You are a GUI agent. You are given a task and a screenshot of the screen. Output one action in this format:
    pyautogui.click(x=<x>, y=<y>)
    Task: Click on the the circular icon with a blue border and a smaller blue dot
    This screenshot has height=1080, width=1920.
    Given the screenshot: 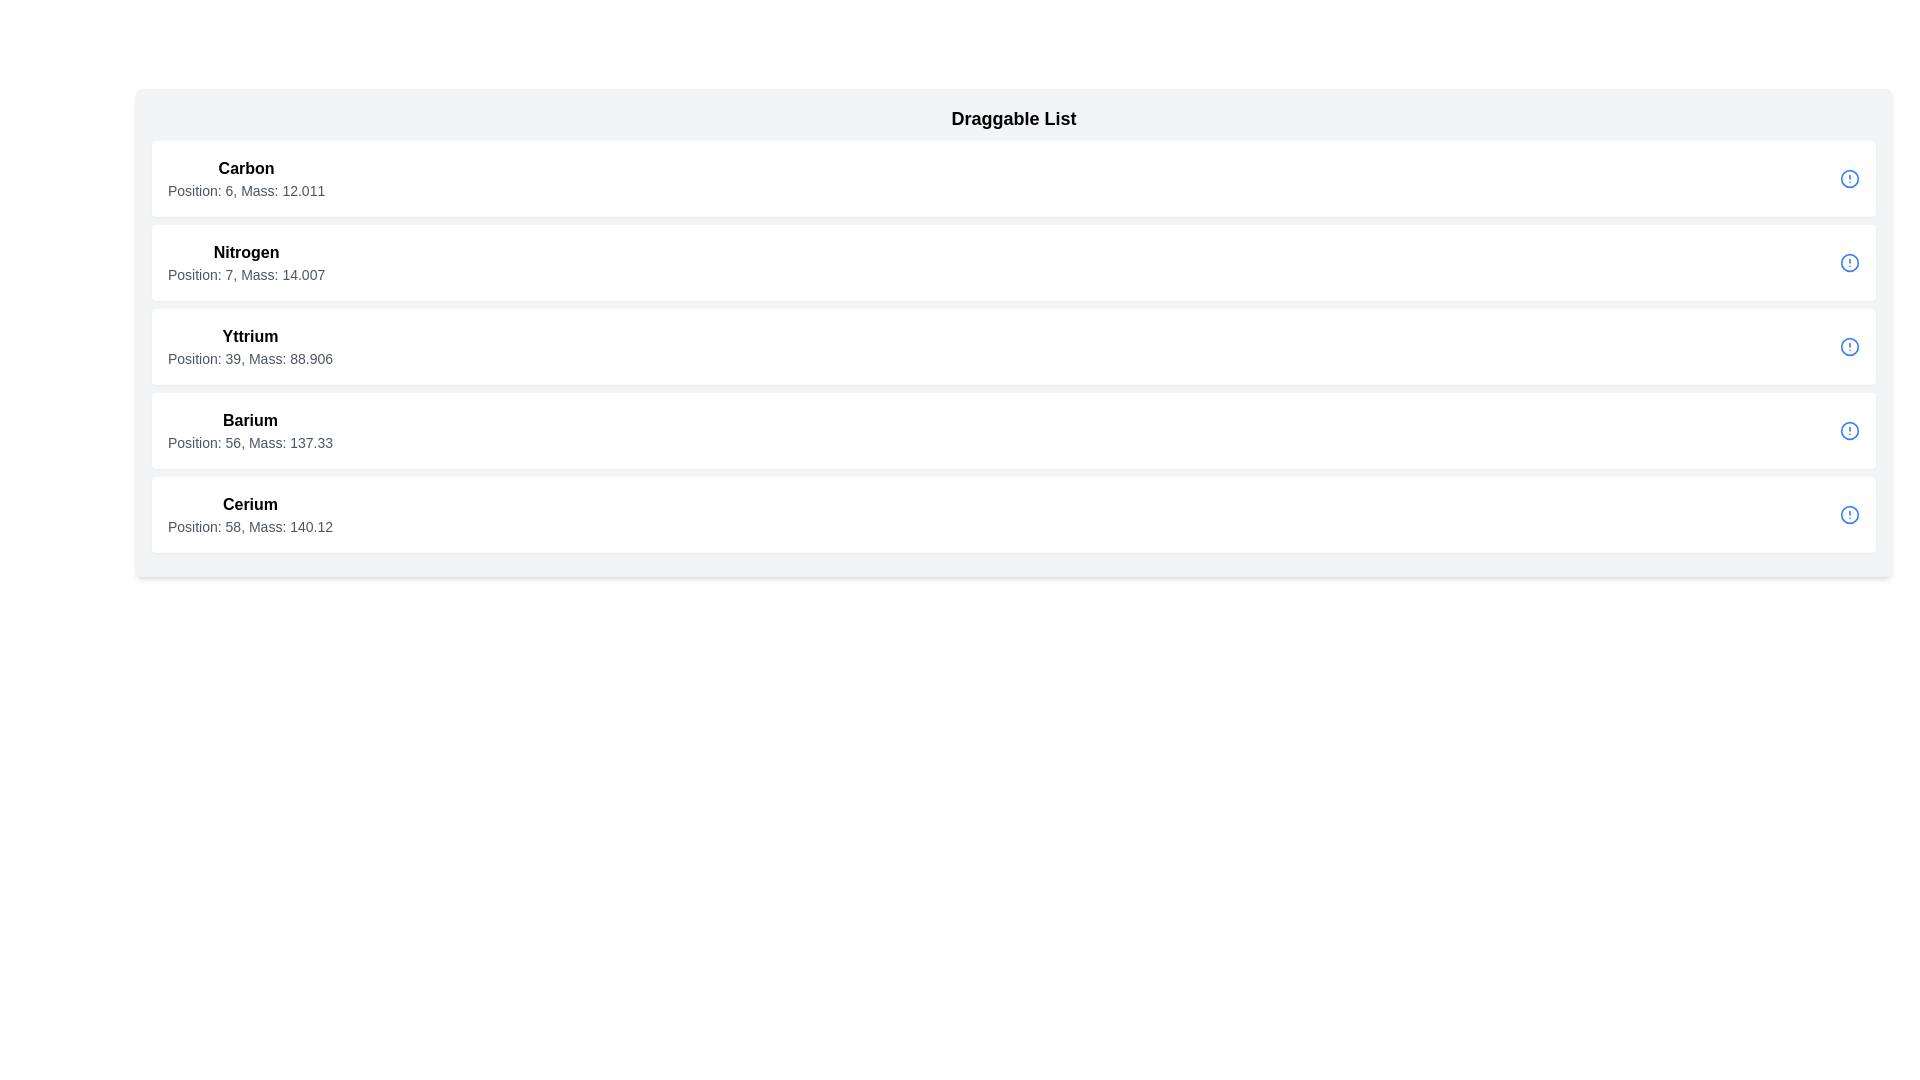 What is the action you would take?
    pyautogui.click(x=1848, y=261)
    